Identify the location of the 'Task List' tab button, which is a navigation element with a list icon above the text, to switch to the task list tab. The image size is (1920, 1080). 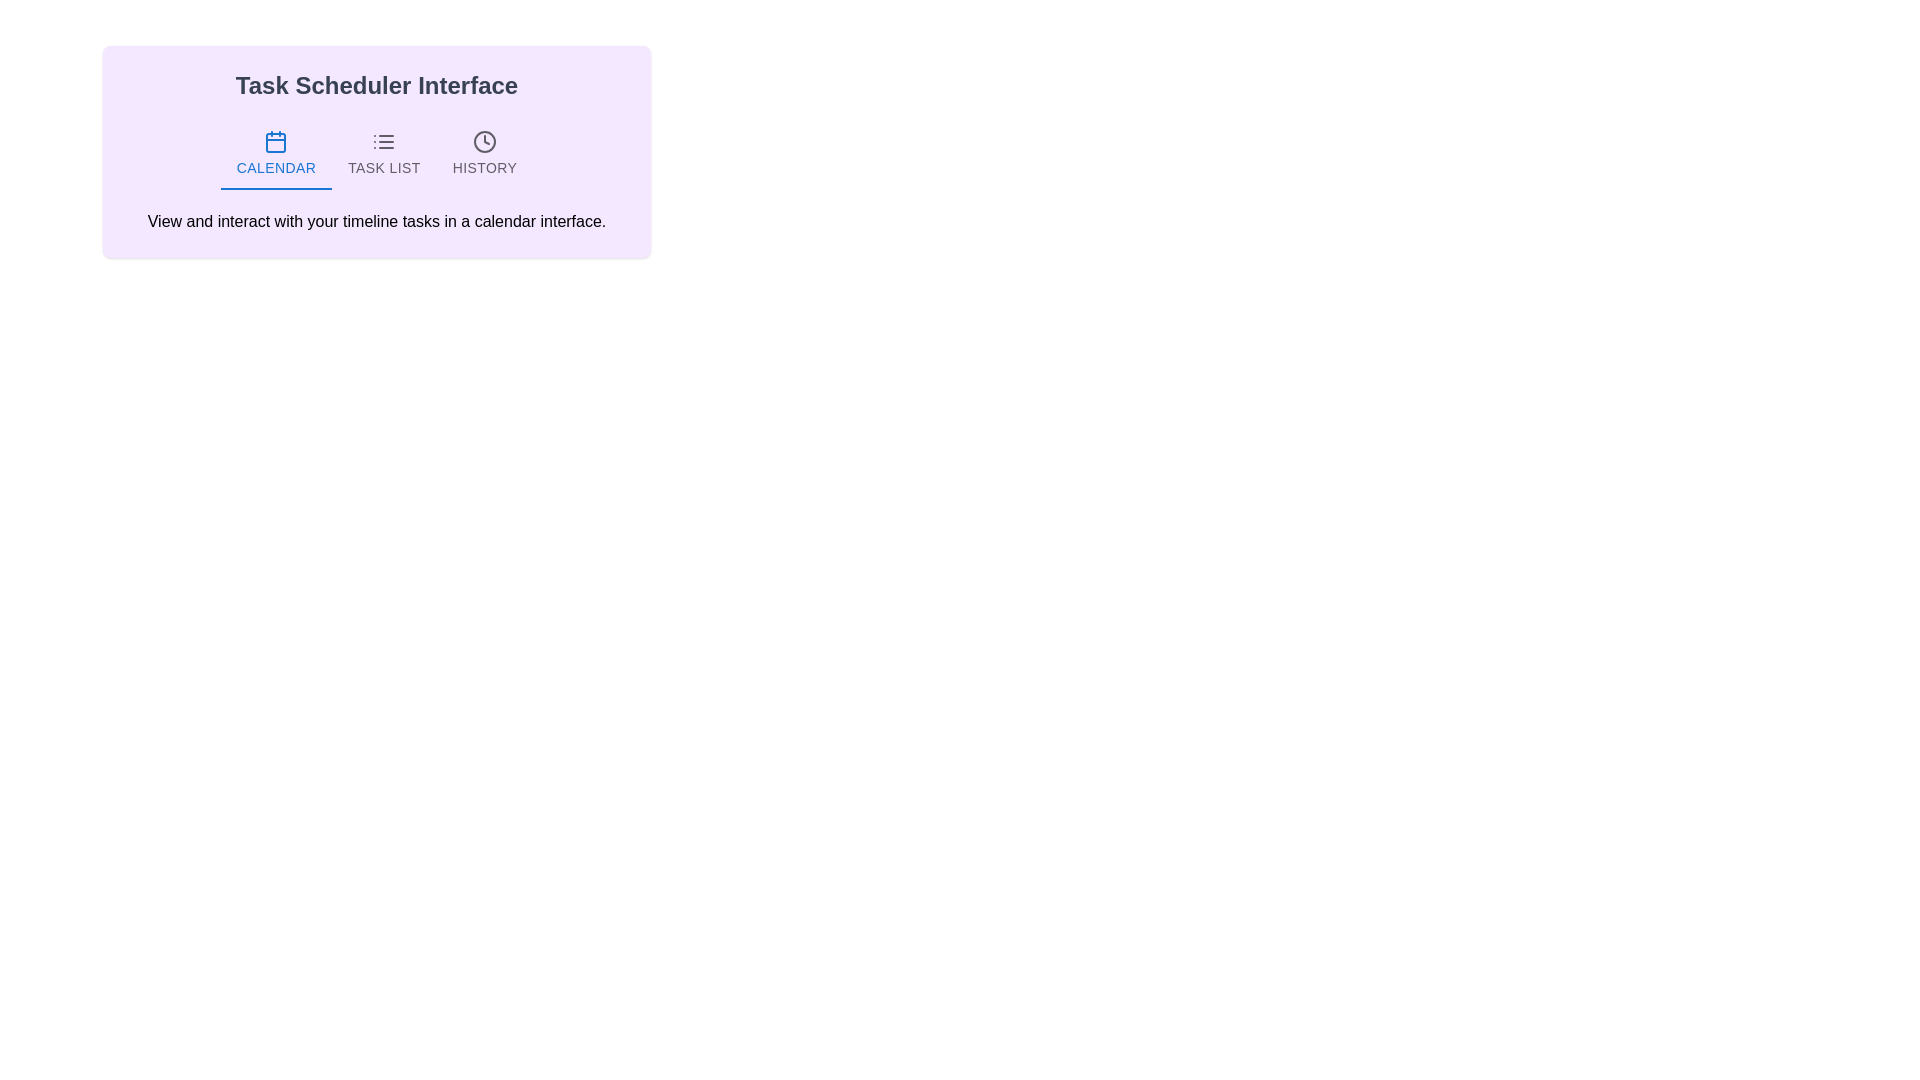
(384, 153).